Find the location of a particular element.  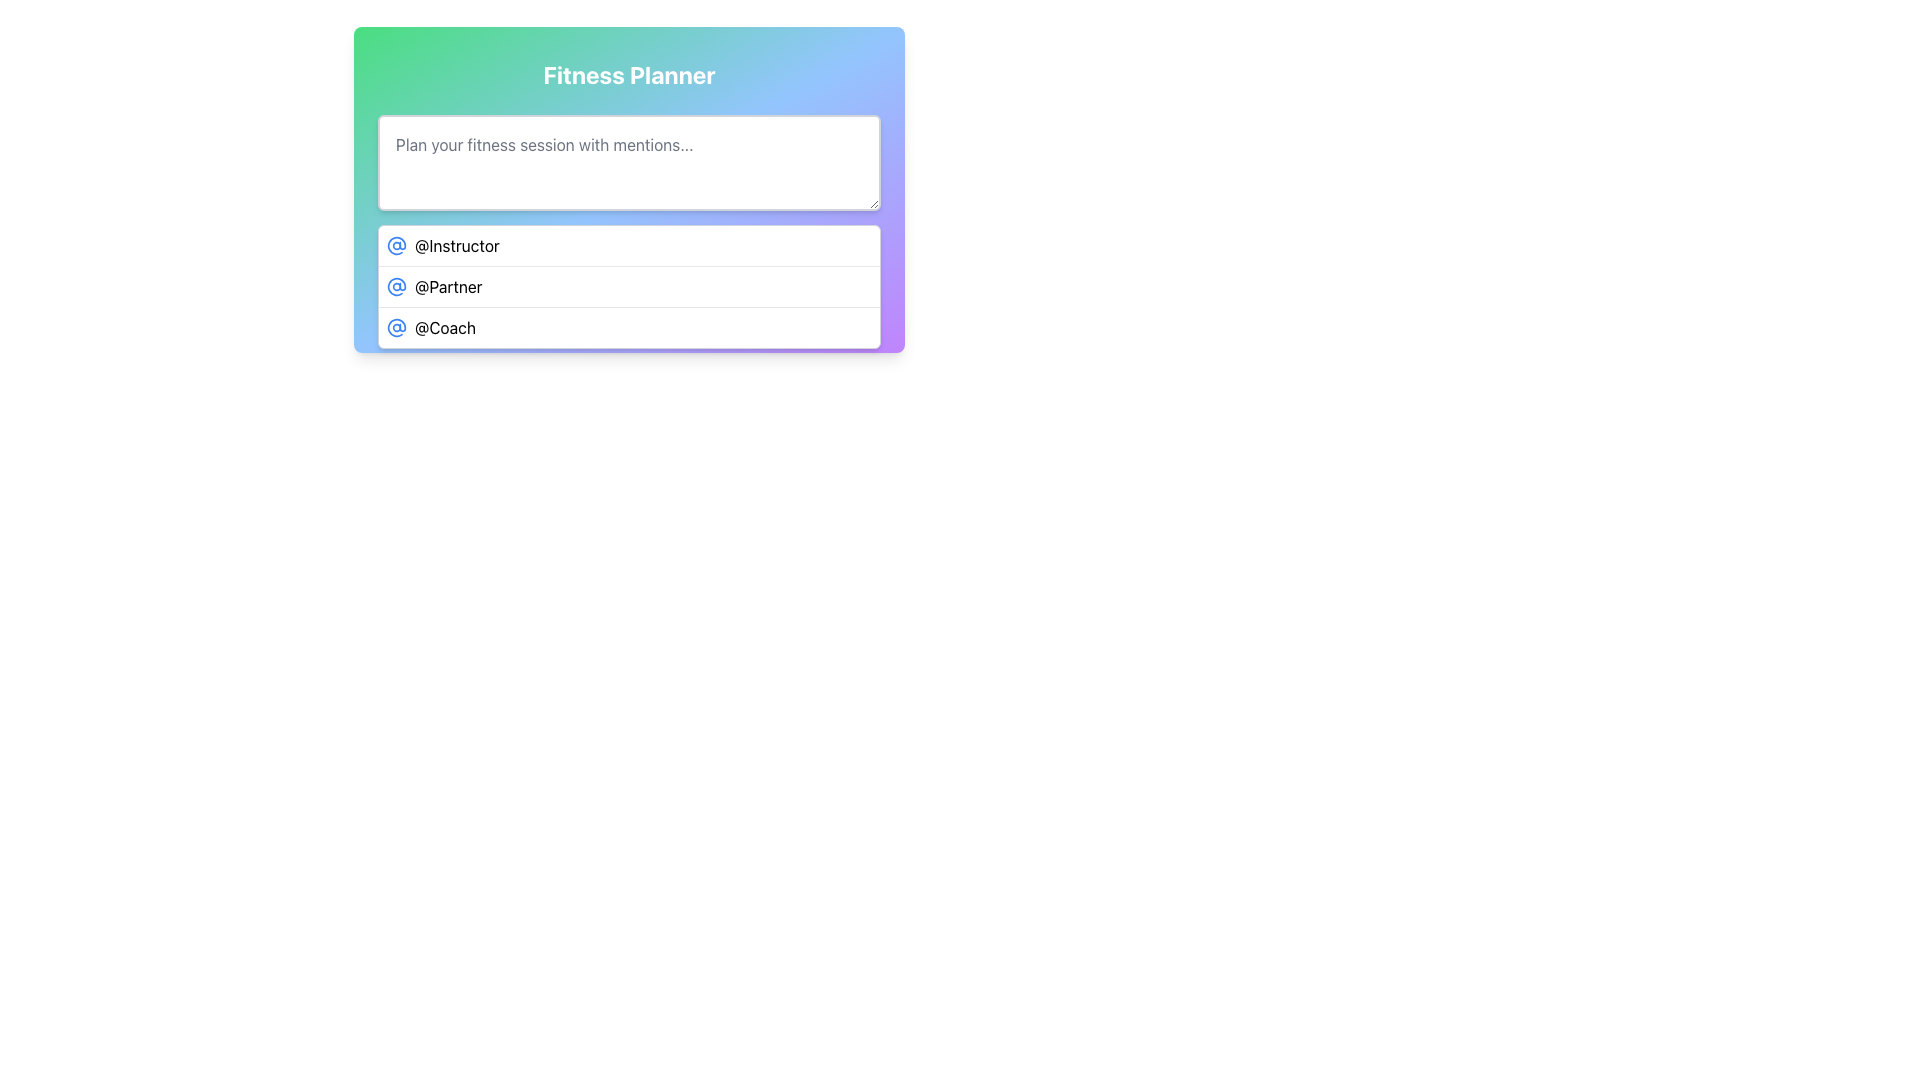

the '@Instructor' icon, which is the first icon in a horizontal list next to the '@Instructor' text is located at coordinates (397, 245).